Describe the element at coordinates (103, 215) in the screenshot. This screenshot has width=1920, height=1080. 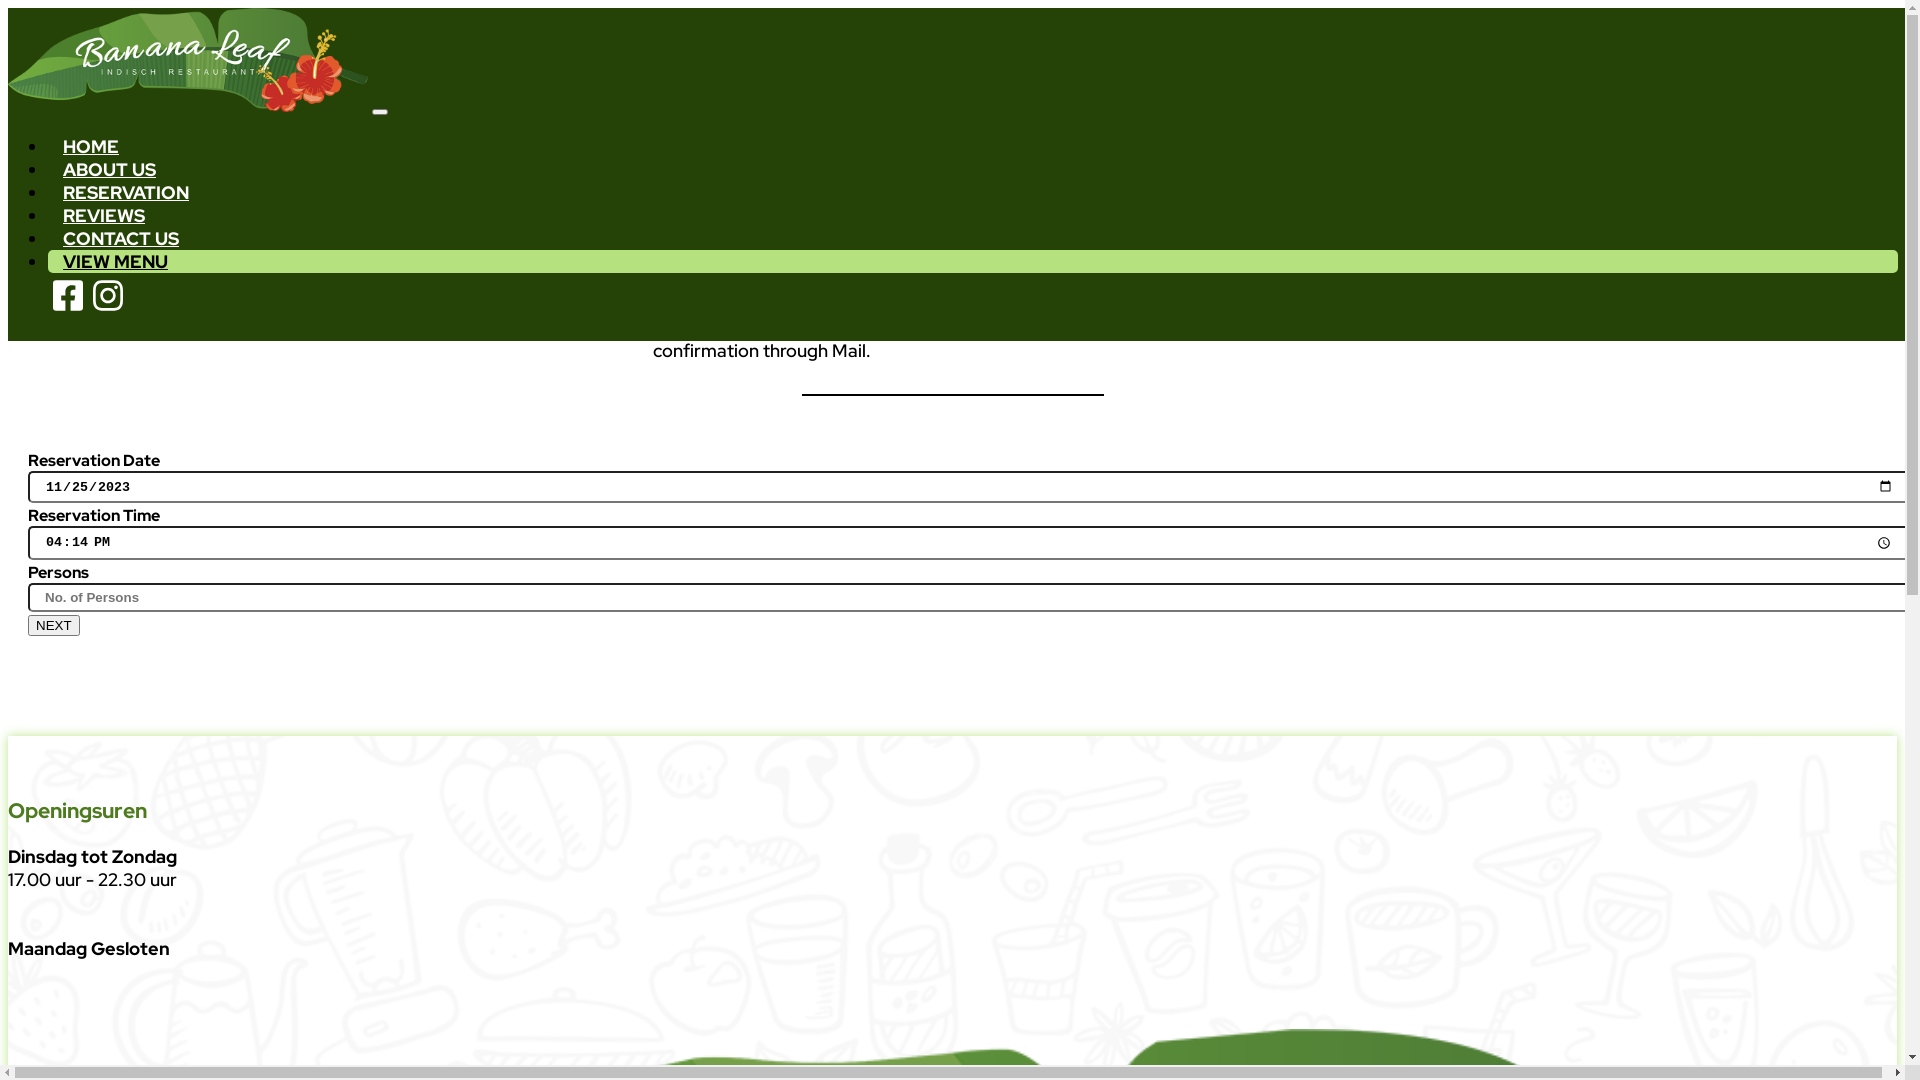
I see `'REVIEWS'` at that location.